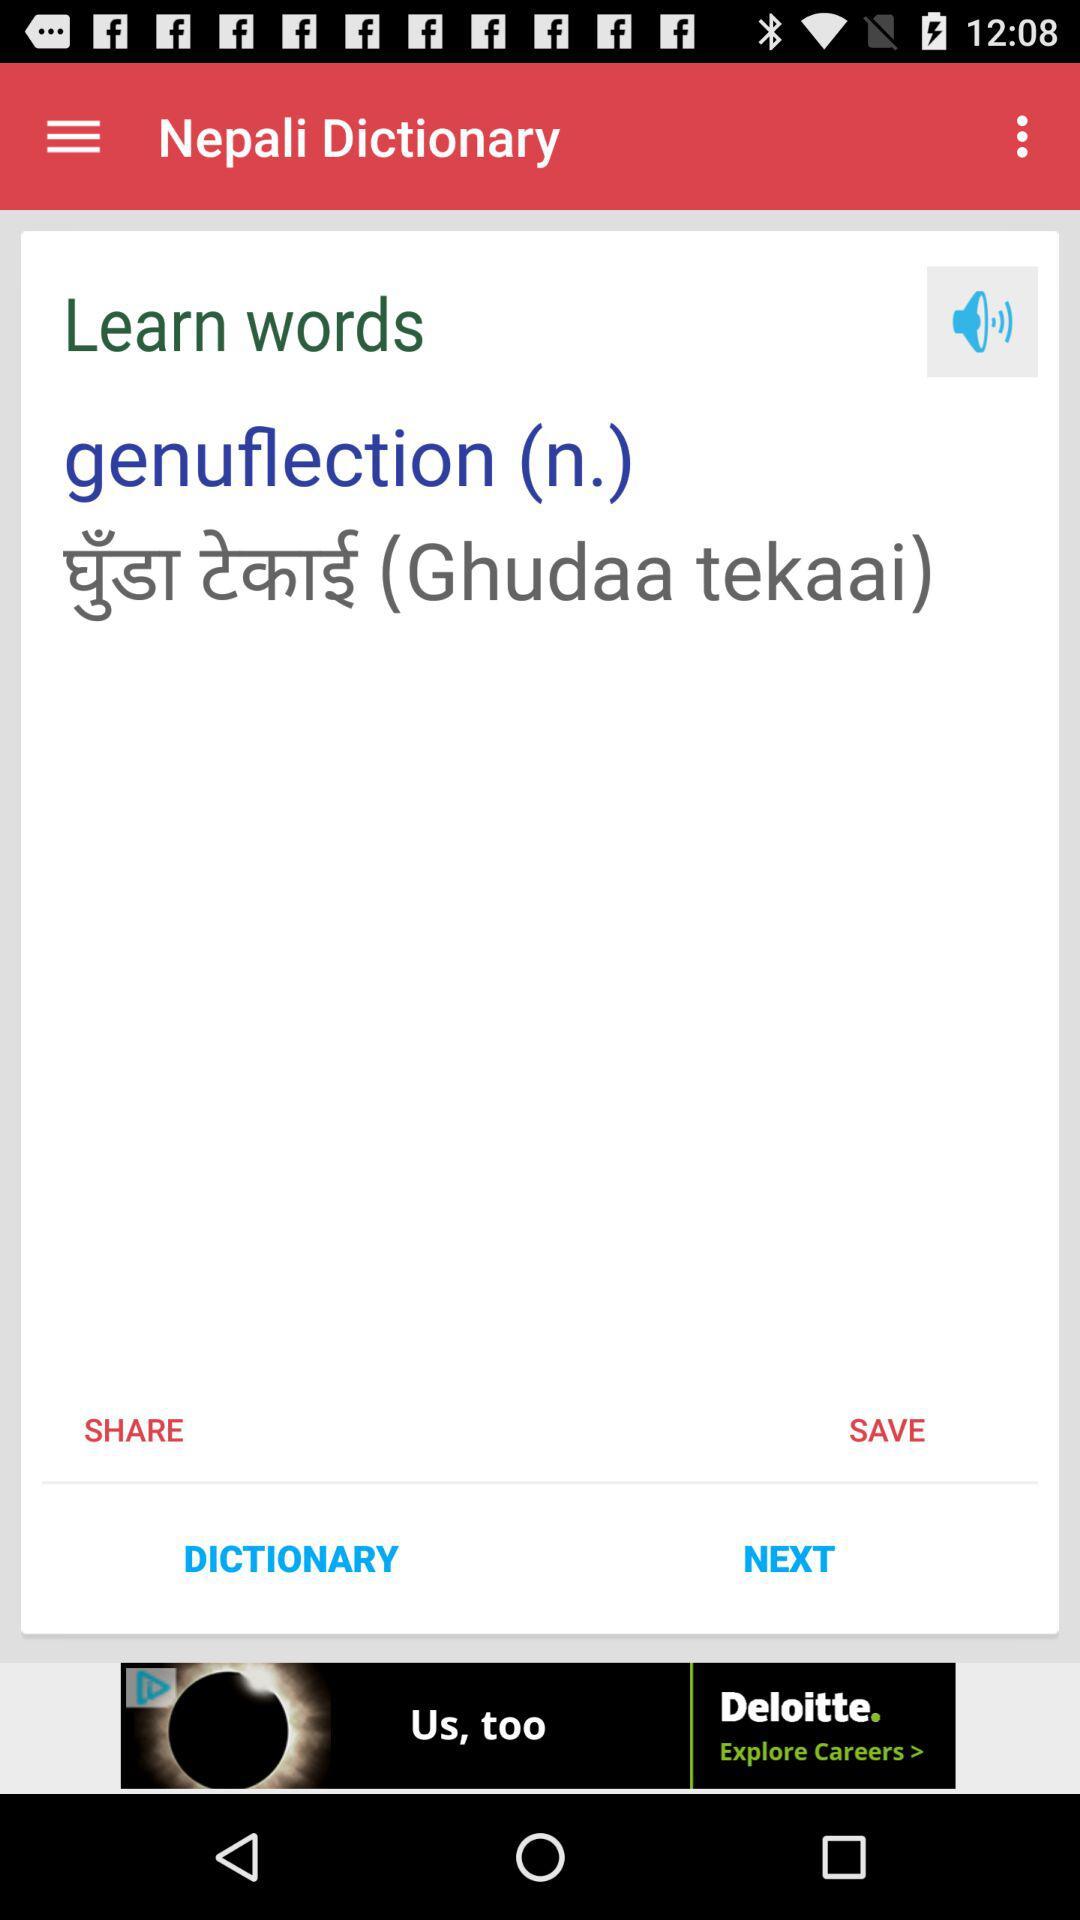  I want to click on advertisement, so click(540, 1727).